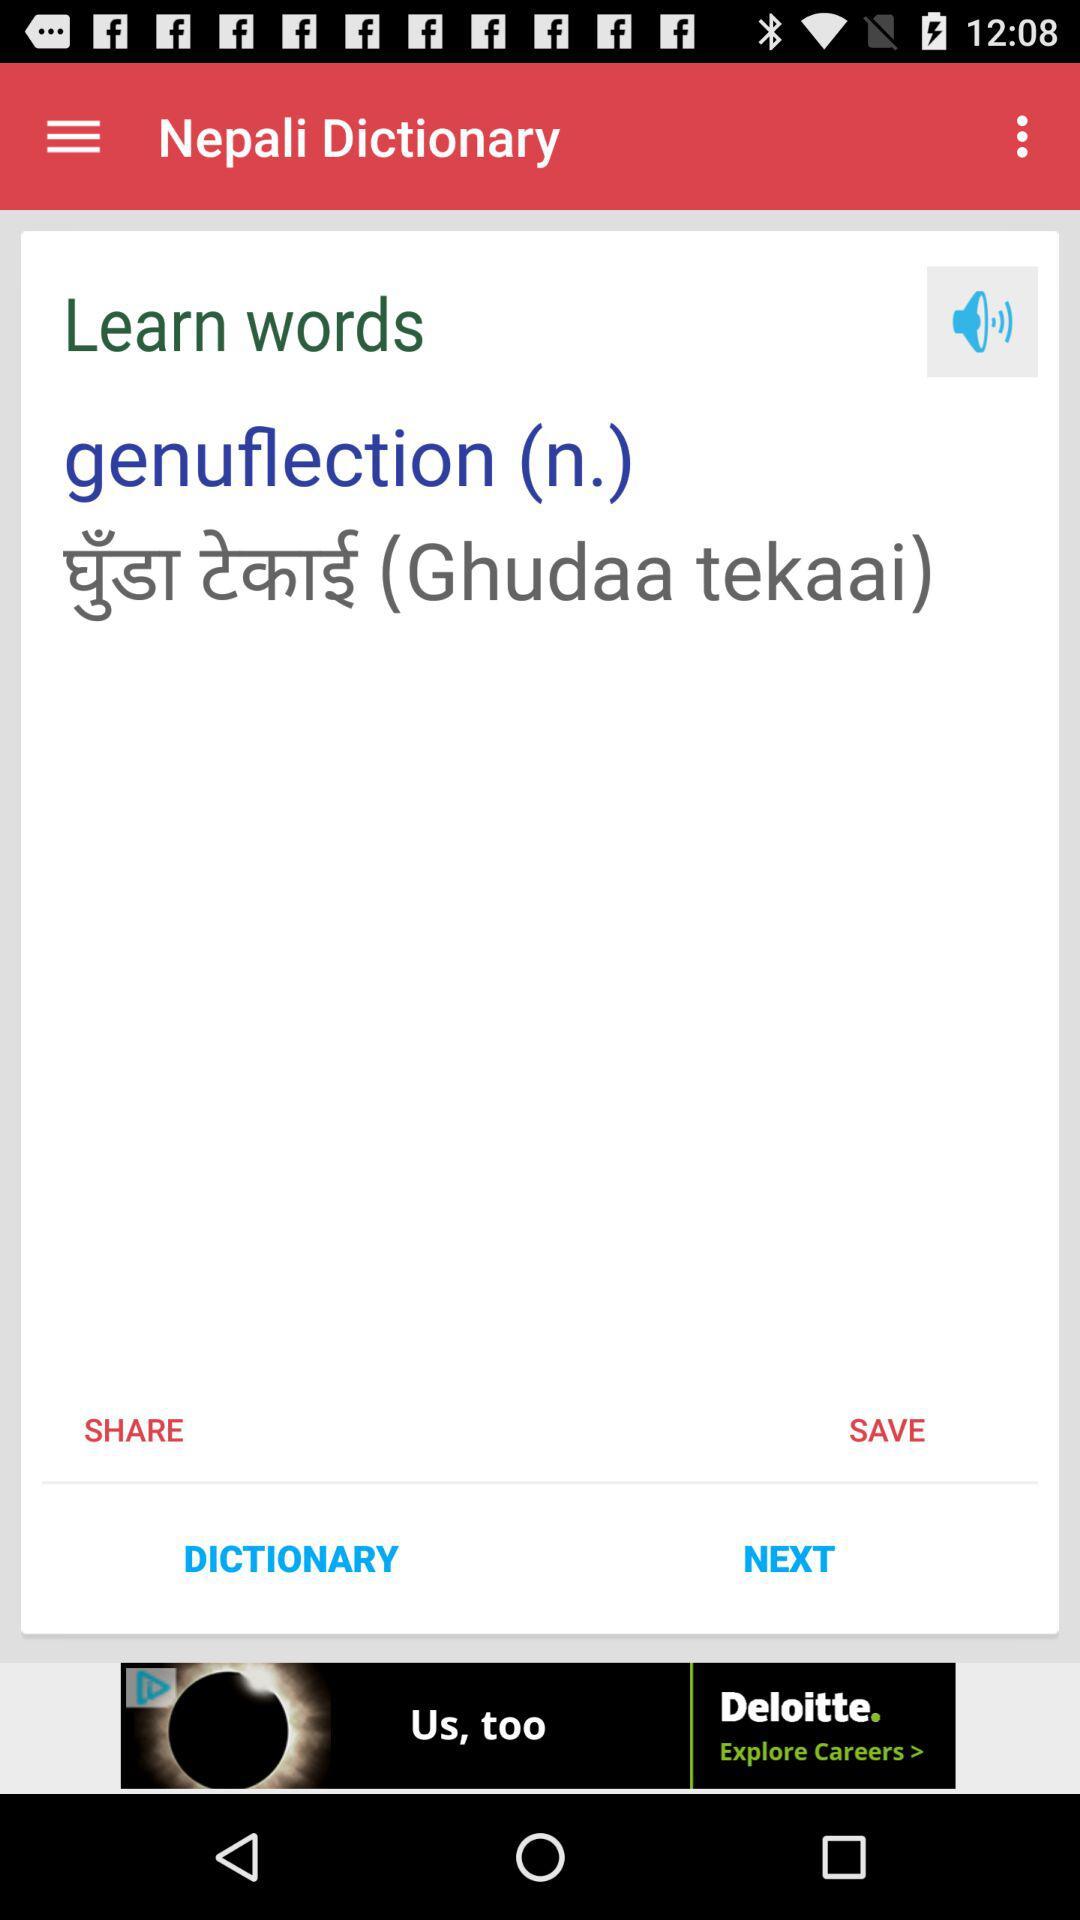  I want to click on advertisement, so click(540, 1727).